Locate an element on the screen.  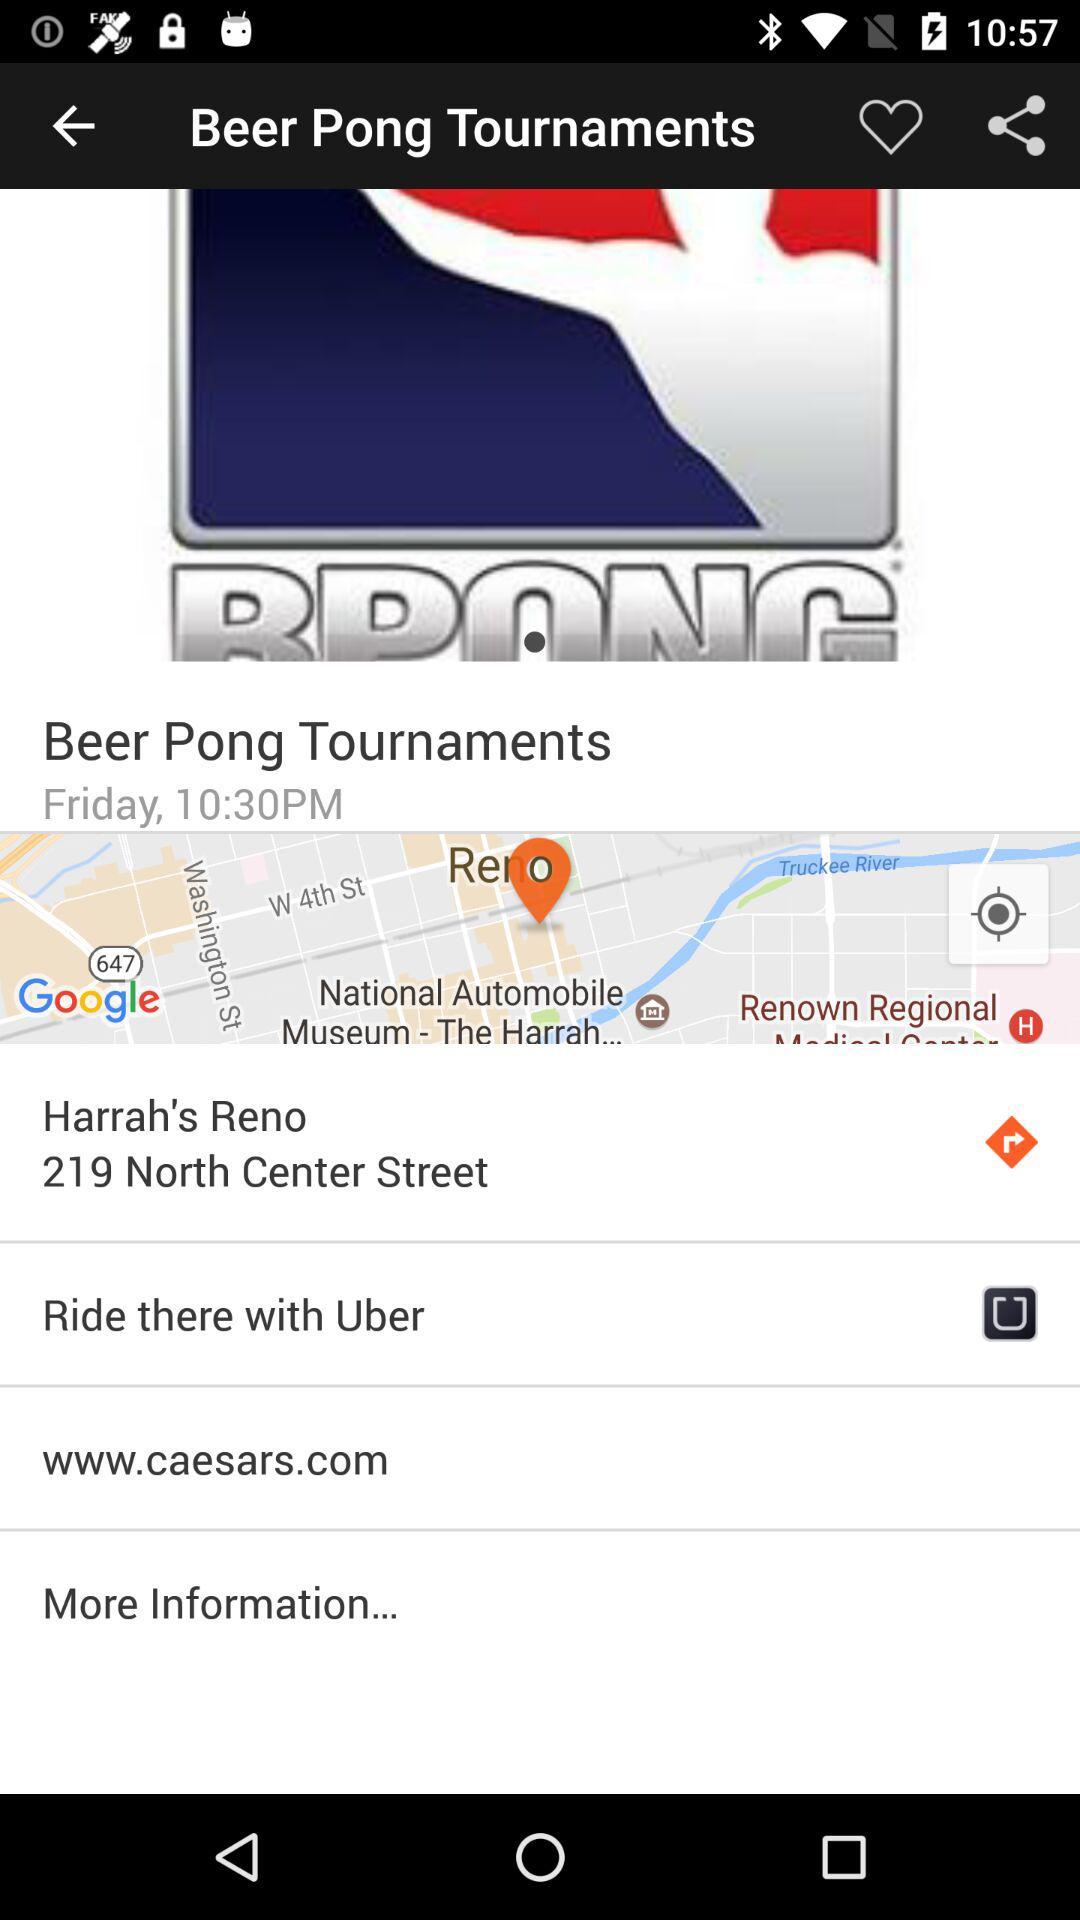
the item at the top left corner is located at coordinates (72, 124).